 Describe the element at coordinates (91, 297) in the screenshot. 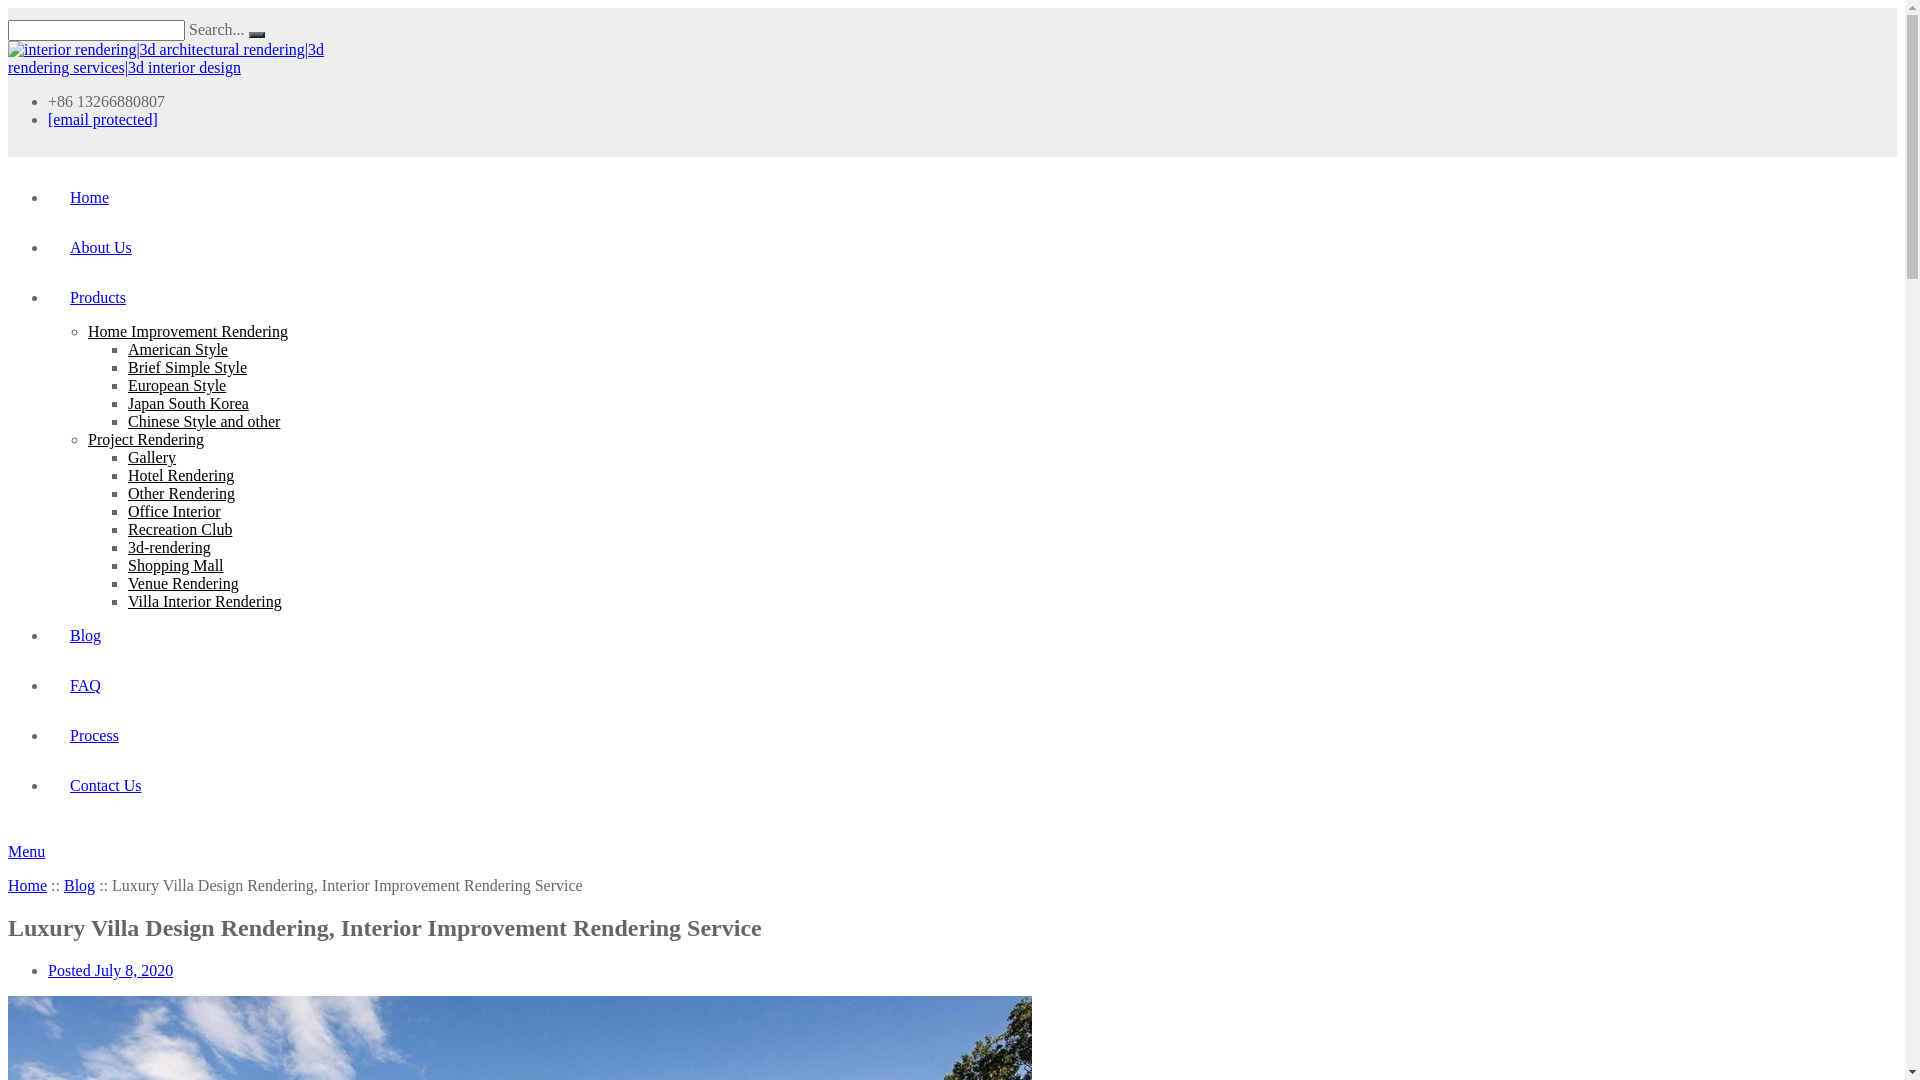

I see `'Products'` at that location.